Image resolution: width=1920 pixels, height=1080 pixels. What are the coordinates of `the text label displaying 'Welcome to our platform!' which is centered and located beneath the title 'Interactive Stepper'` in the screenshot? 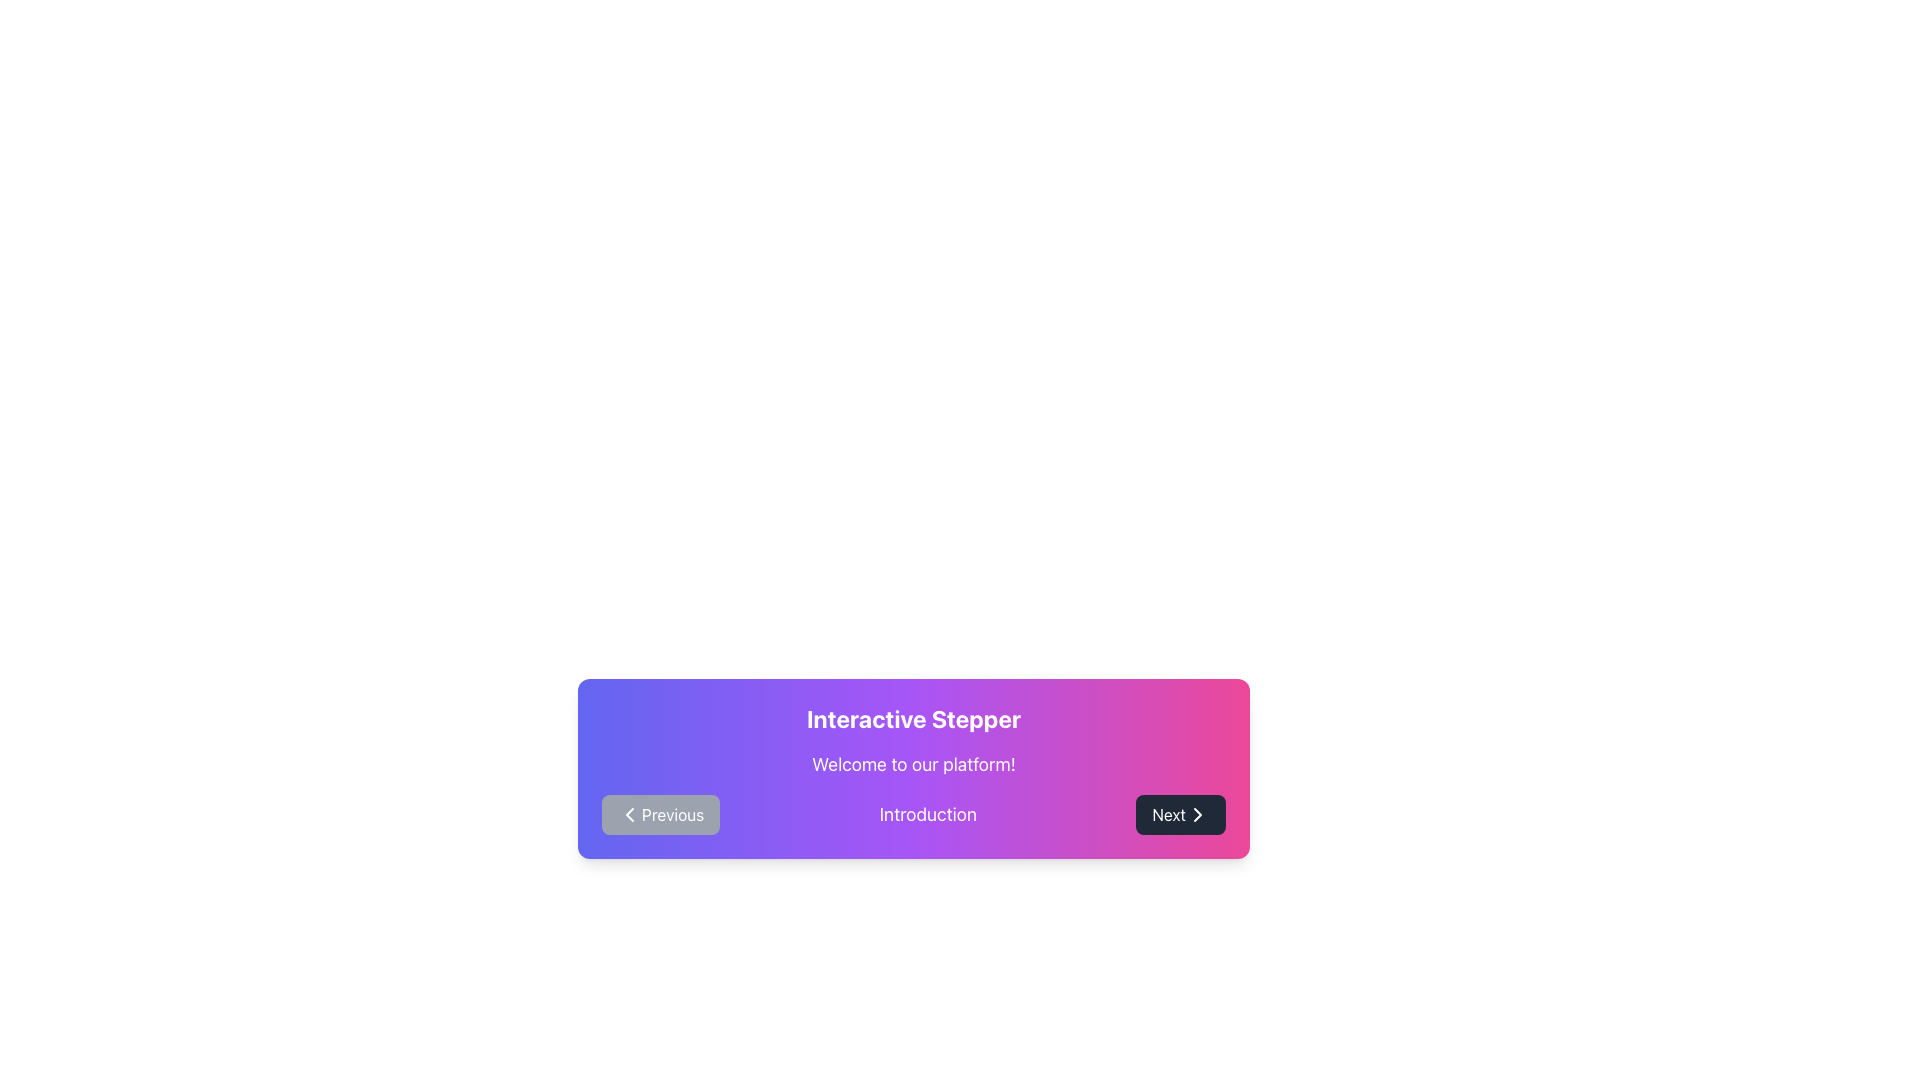 It's located at (912, 764).